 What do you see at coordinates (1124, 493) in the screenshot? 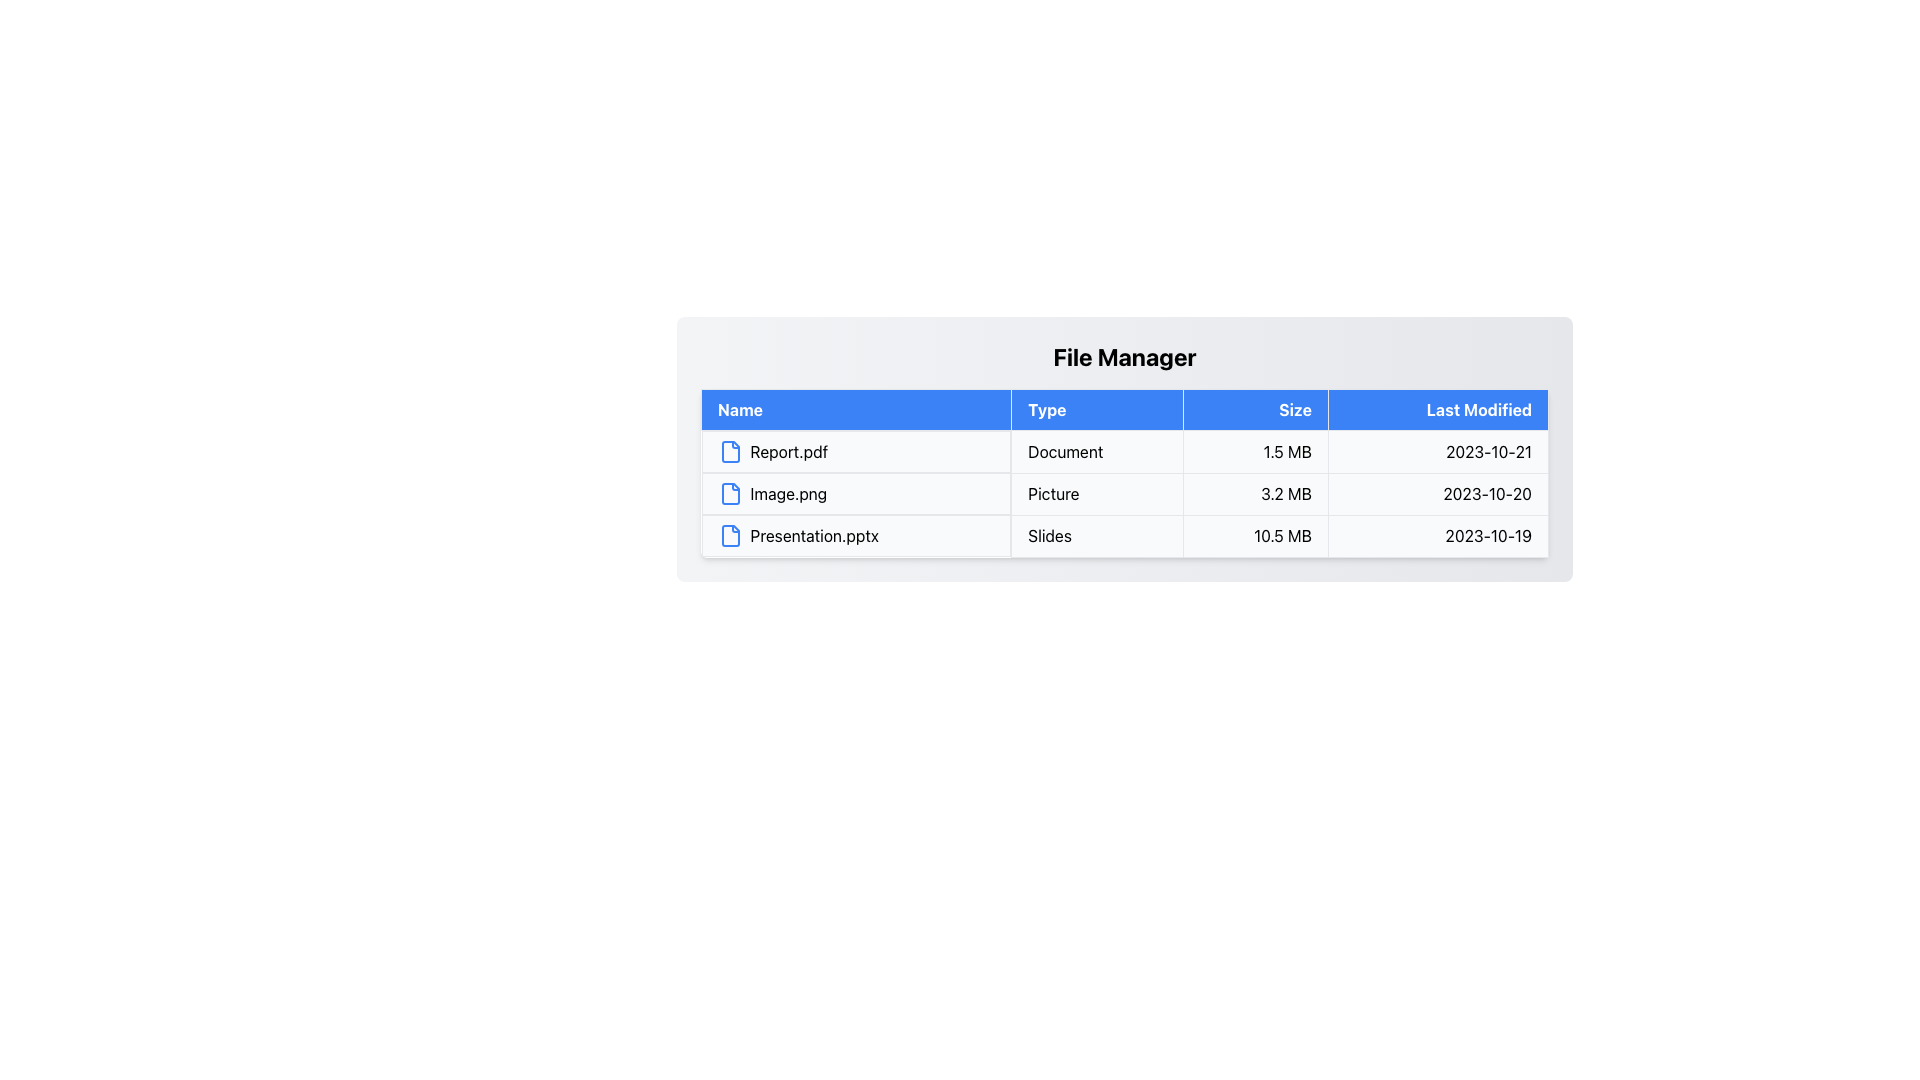
I see `the second row of the table that contains metadata for 'Image.png'` at bounding box center [1124, 493].